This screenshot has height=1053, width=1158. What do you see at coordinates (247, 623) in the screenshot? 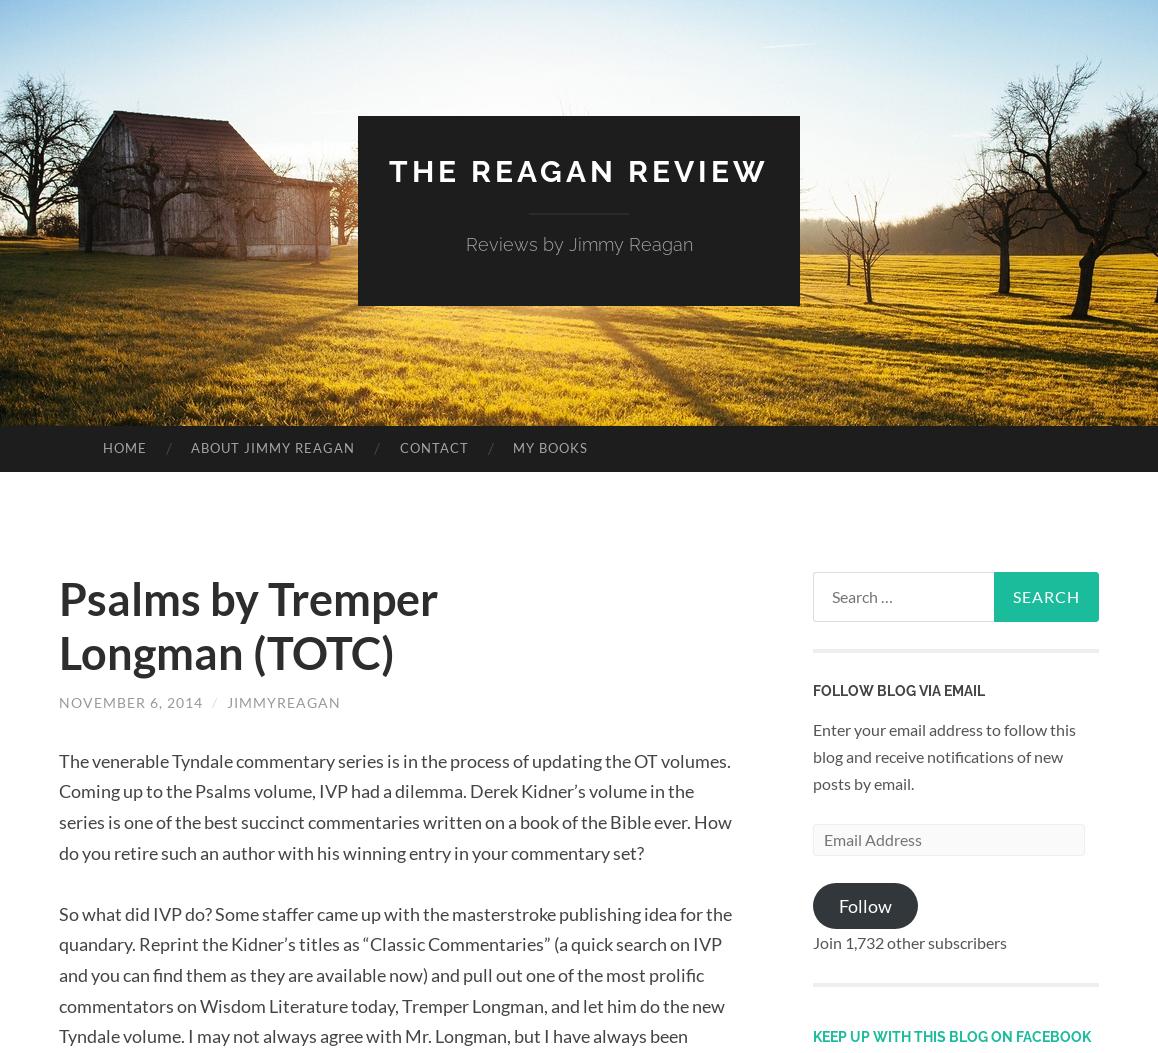
I see `'Psalms by Tremper Longman (TOTC)'` at bounding box center [247, 623].